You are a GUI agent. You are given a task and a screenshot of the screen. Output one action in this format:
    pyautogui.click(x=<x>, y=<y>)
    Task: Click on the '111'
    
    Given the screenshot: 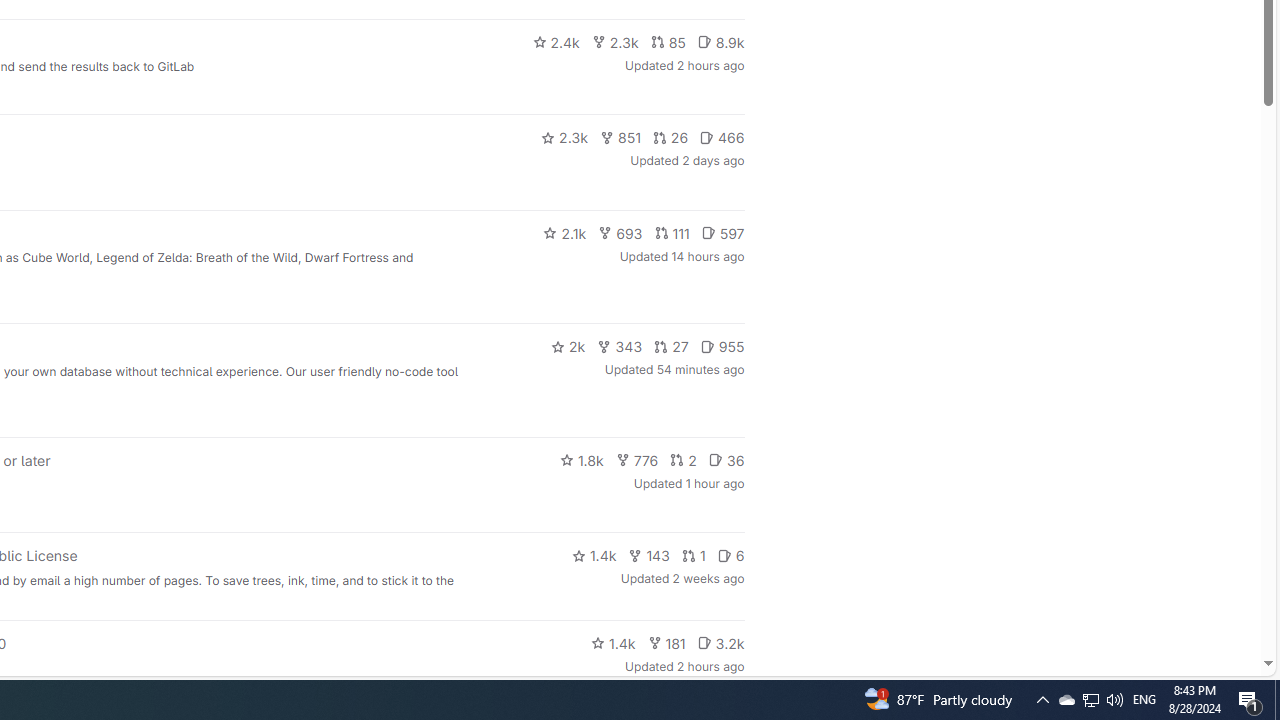 What is the action you would take?
    pyautogui.click(x=672, y=231)
    